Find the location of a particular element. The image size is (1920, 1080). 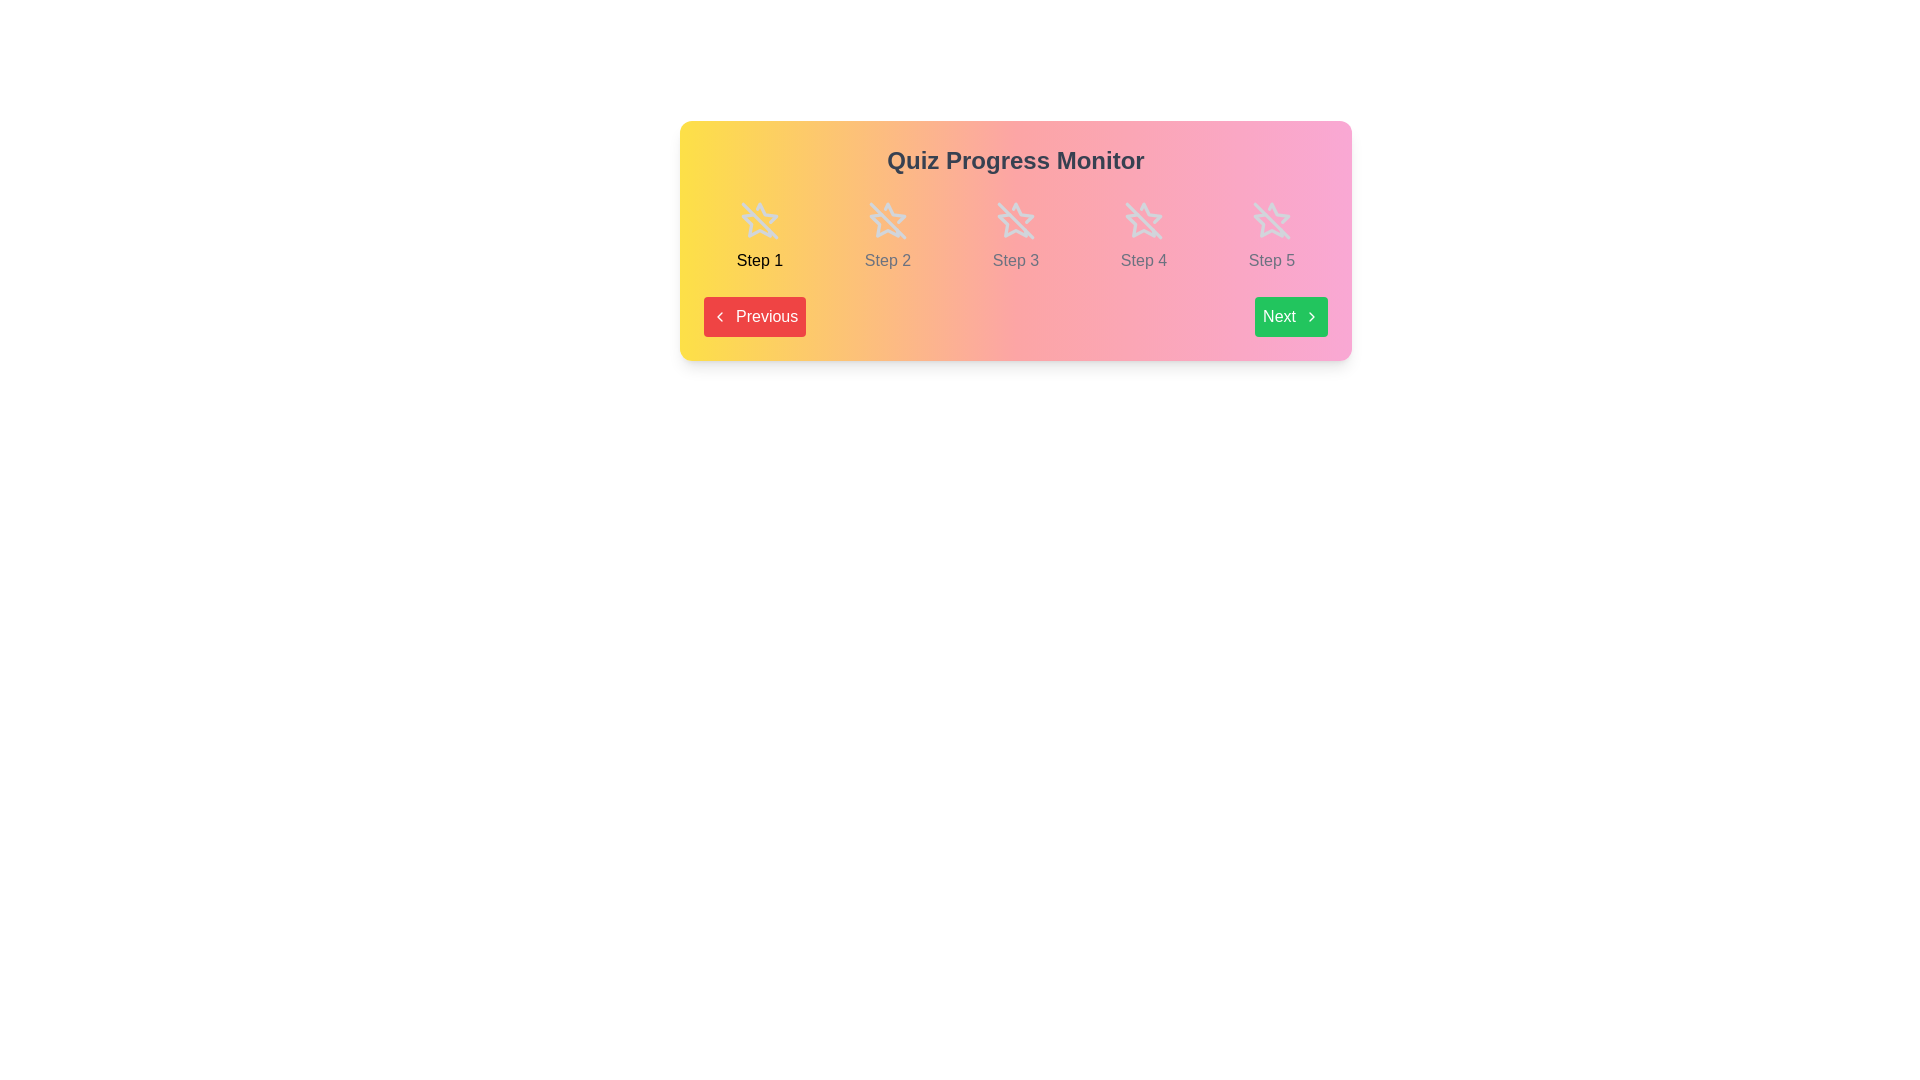

the gray star icon that indicates an 'off' or 'disabled' state, located on a pink background under the text label 'Step 5'. This is the fifth star in a sequence of five star icons is located at coordinates (1271, 220).